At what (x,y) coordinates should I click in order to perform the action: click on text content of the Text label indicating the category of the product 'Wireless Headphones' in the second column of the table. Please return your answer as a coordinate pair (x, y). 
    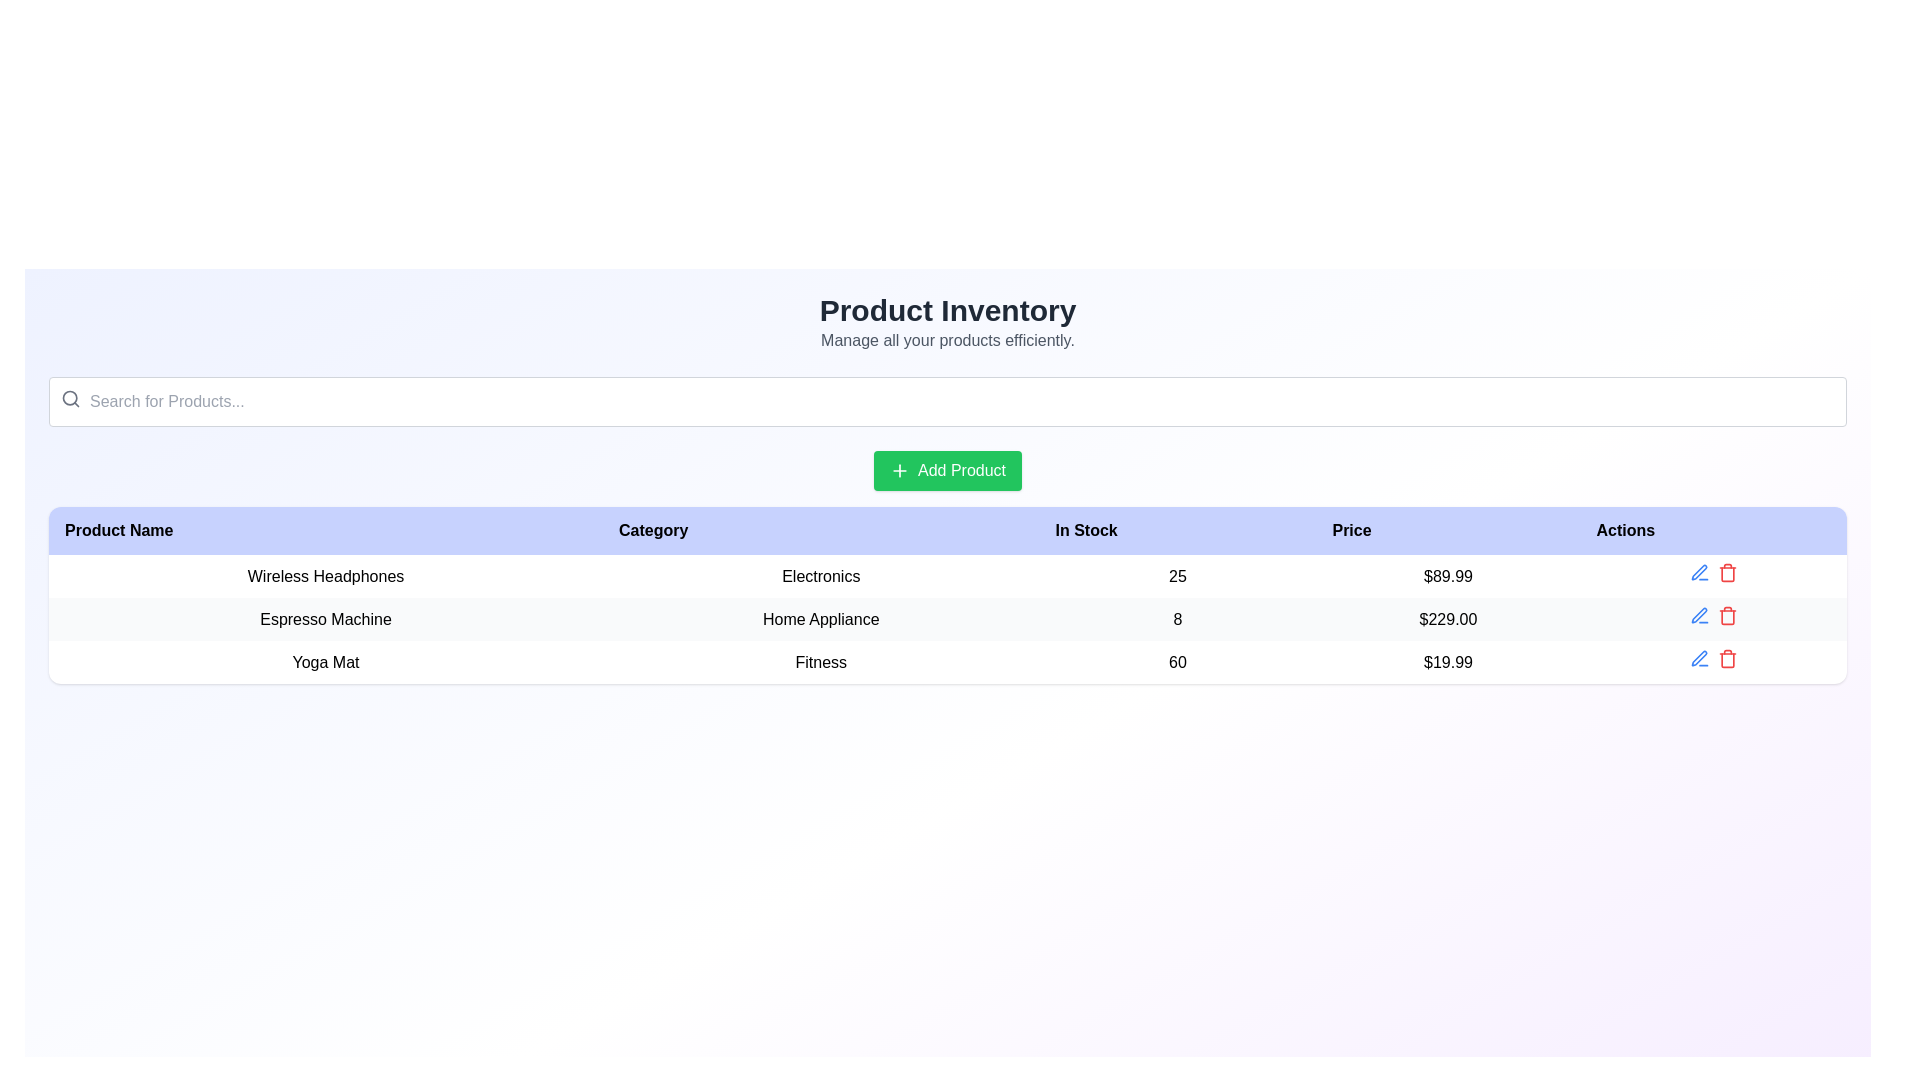
    Looking at the image, I should click on (821, 576).